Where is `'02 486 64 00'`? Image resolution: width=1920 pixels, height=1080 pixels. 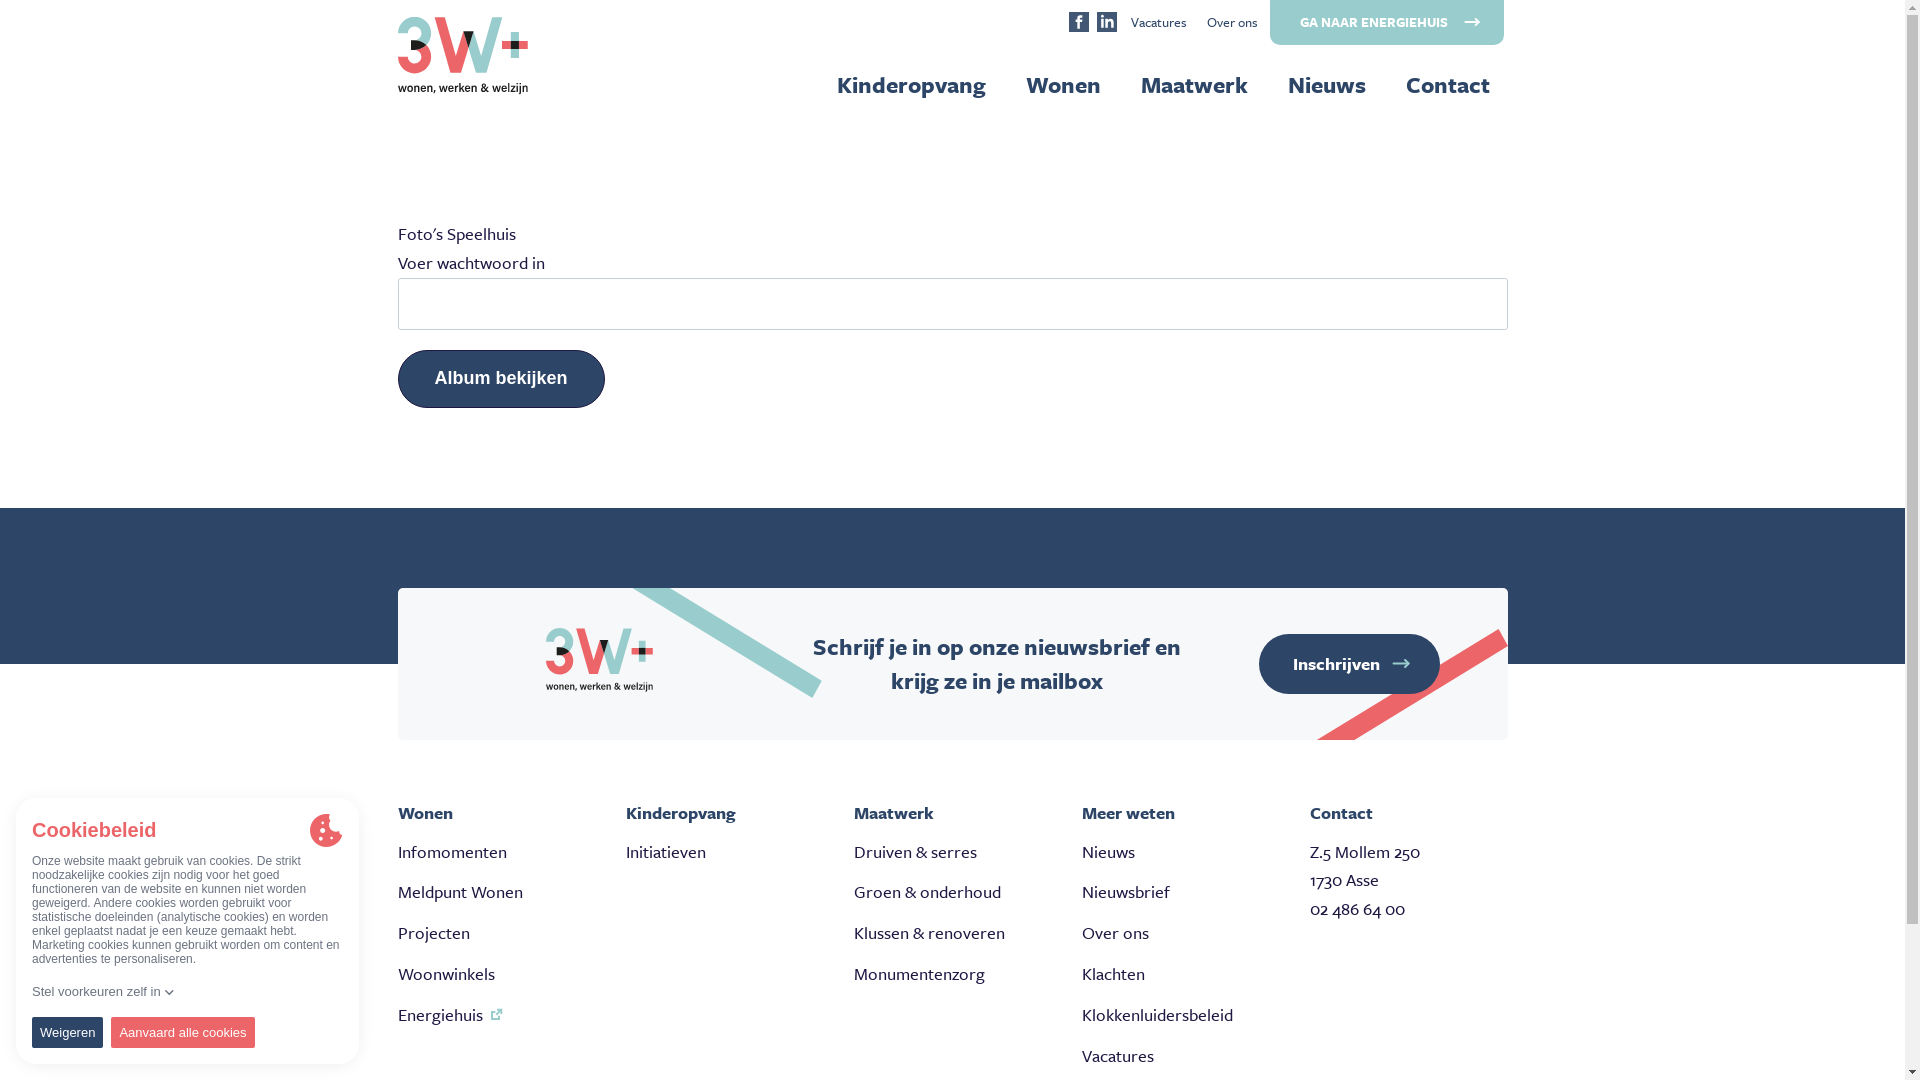
'02 486 64 00' is located at coordinates (1357, 908).